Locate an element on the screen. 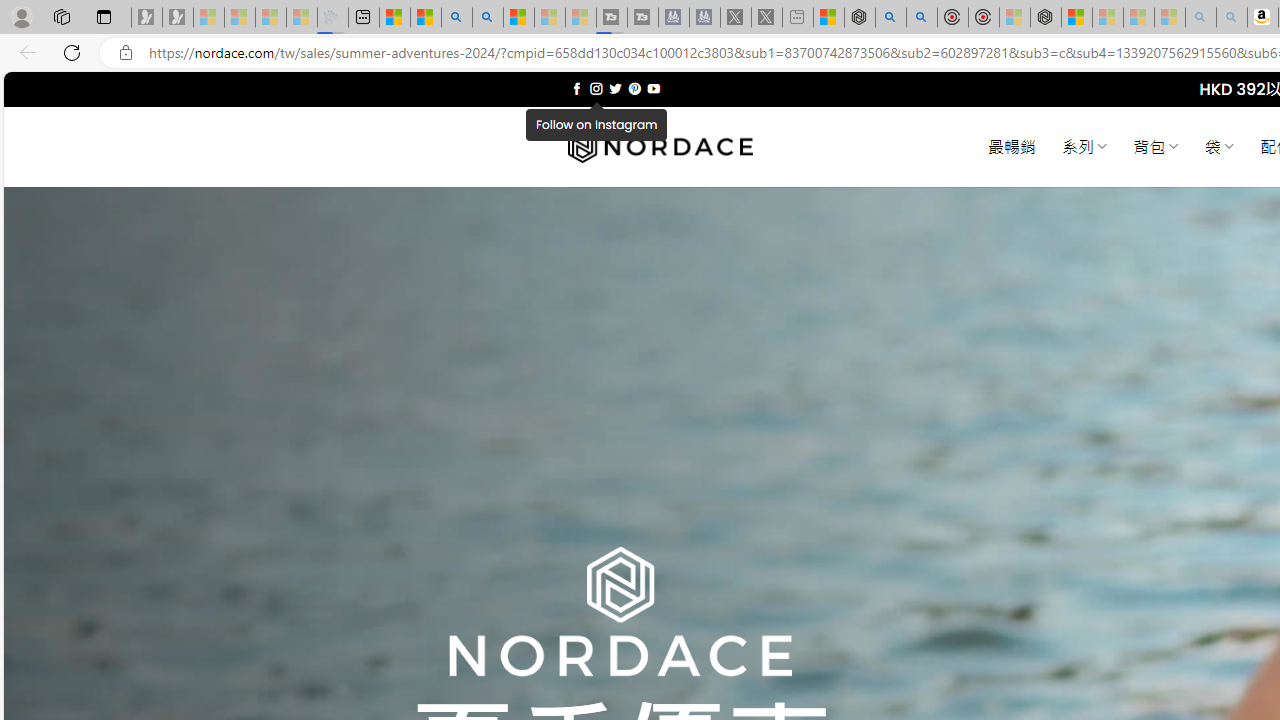  'New tab - Sleeping' is located at coordinates (797, 17).